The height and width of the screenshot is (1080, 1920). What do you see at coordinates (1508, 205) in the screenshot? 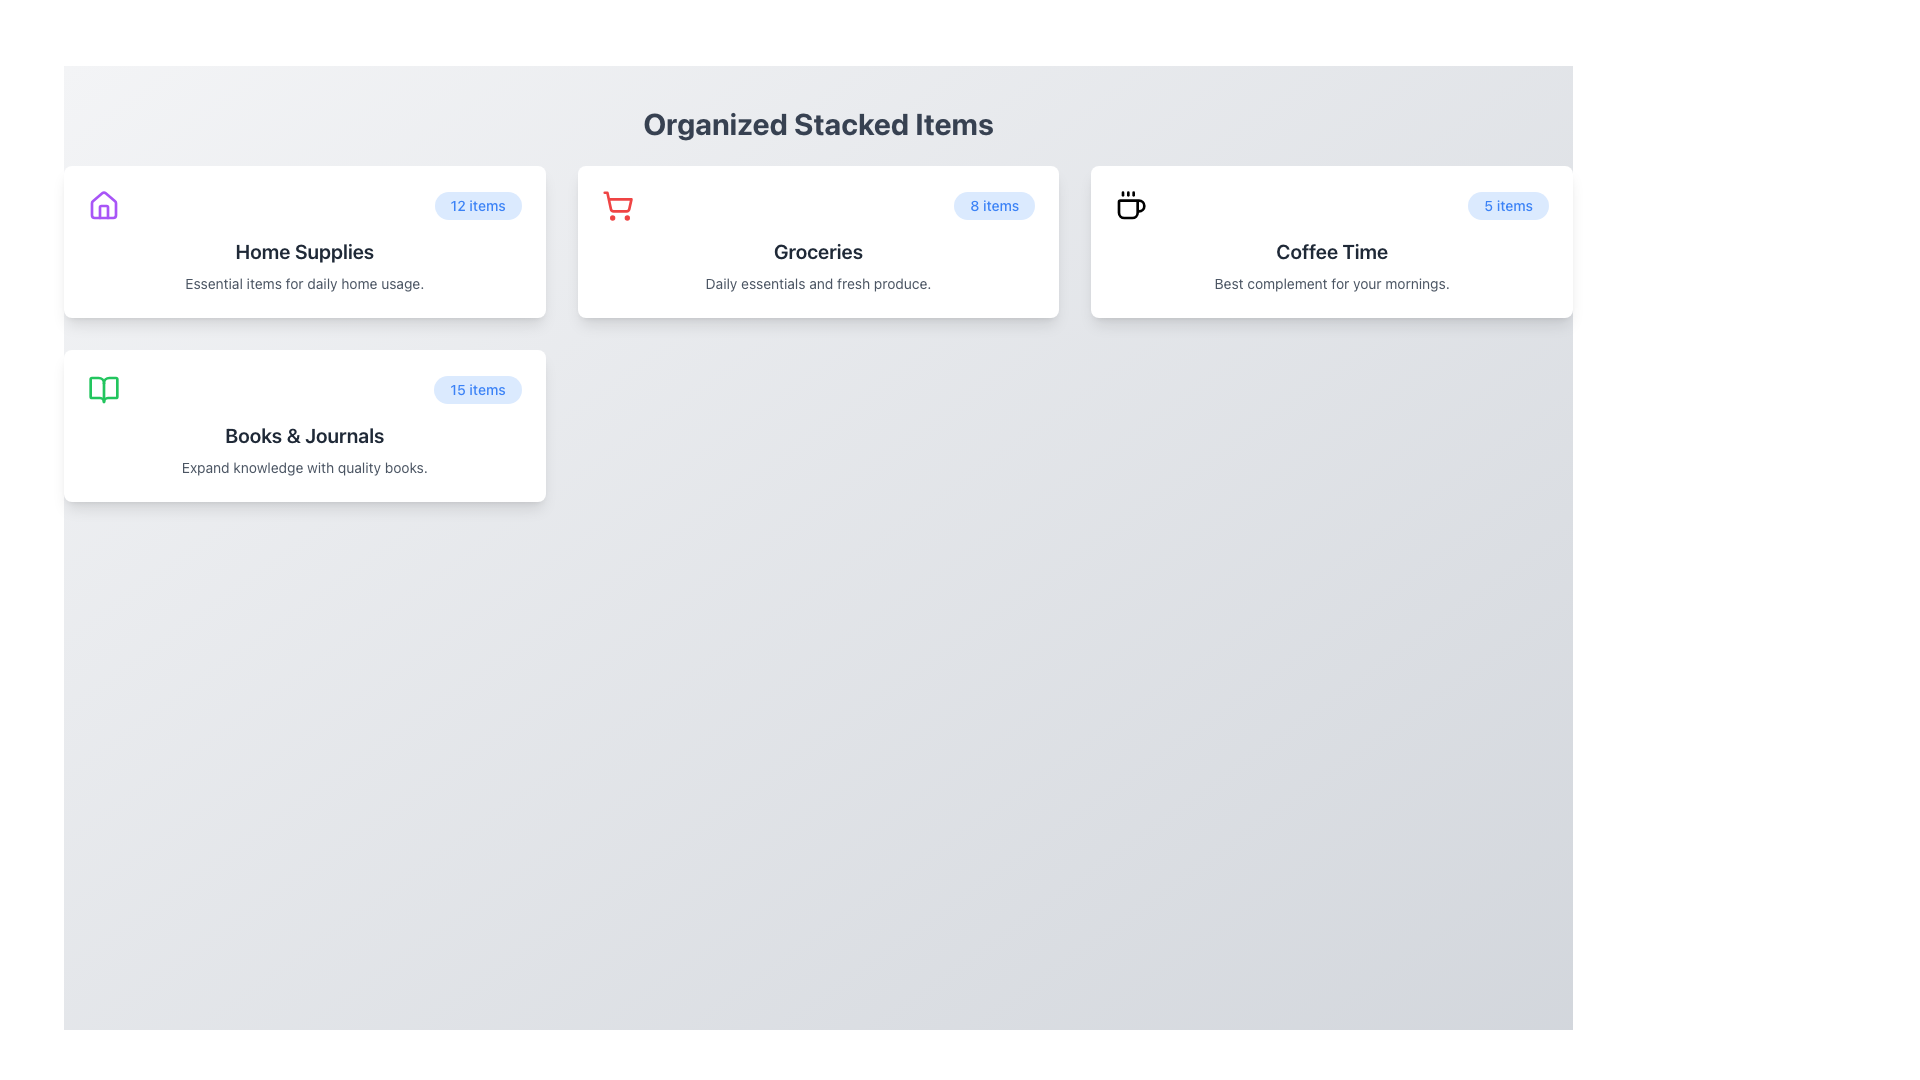
I see `the informational Badge that indicates the count of items related to the 'Coffee Time' card, positioned in the top-right corner of the card` at bounding box center [1508, 205].